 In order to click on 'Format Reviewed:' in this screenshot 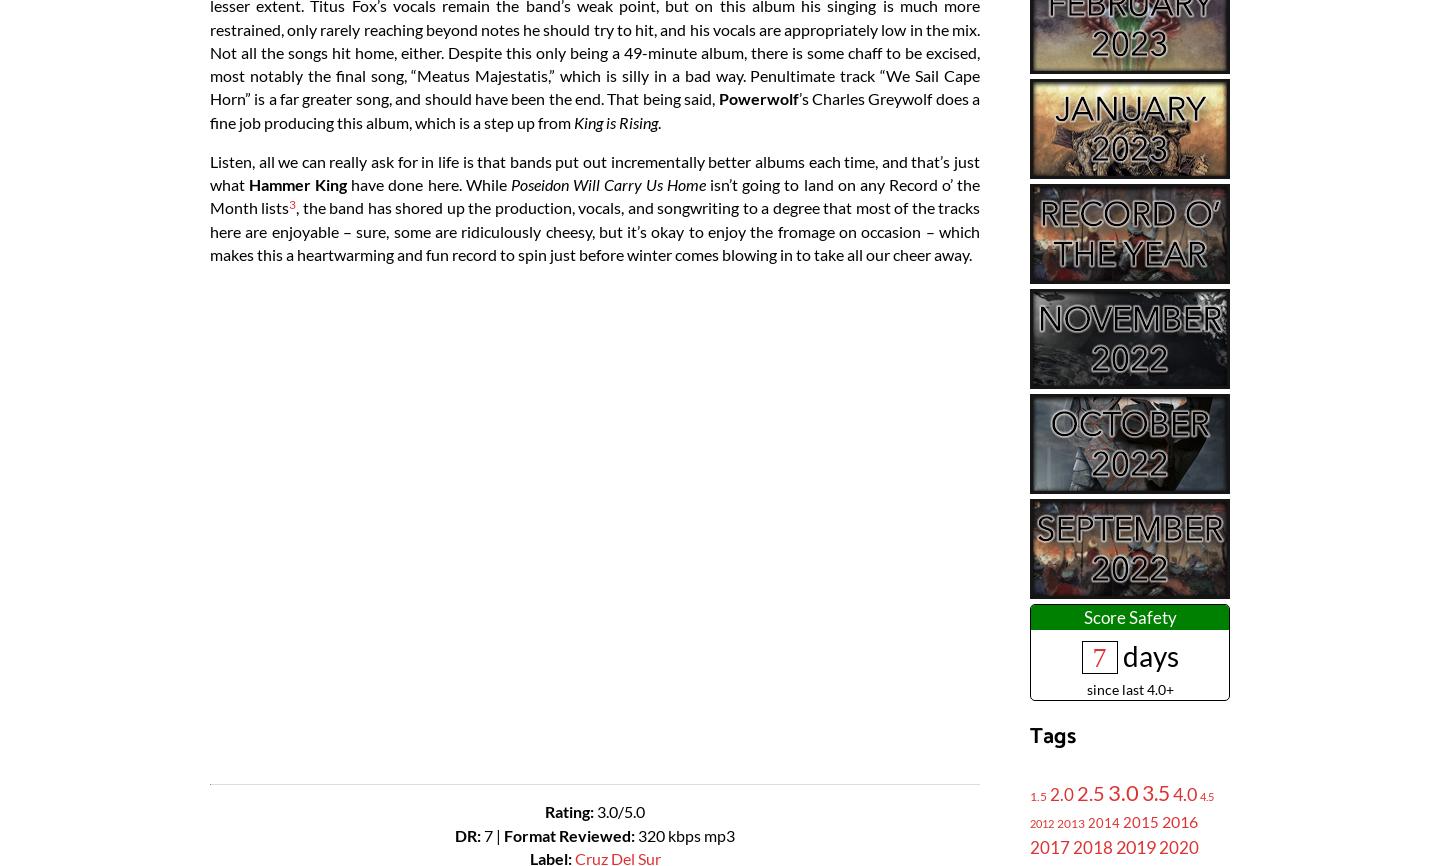, I will do `click(570, 833)`.